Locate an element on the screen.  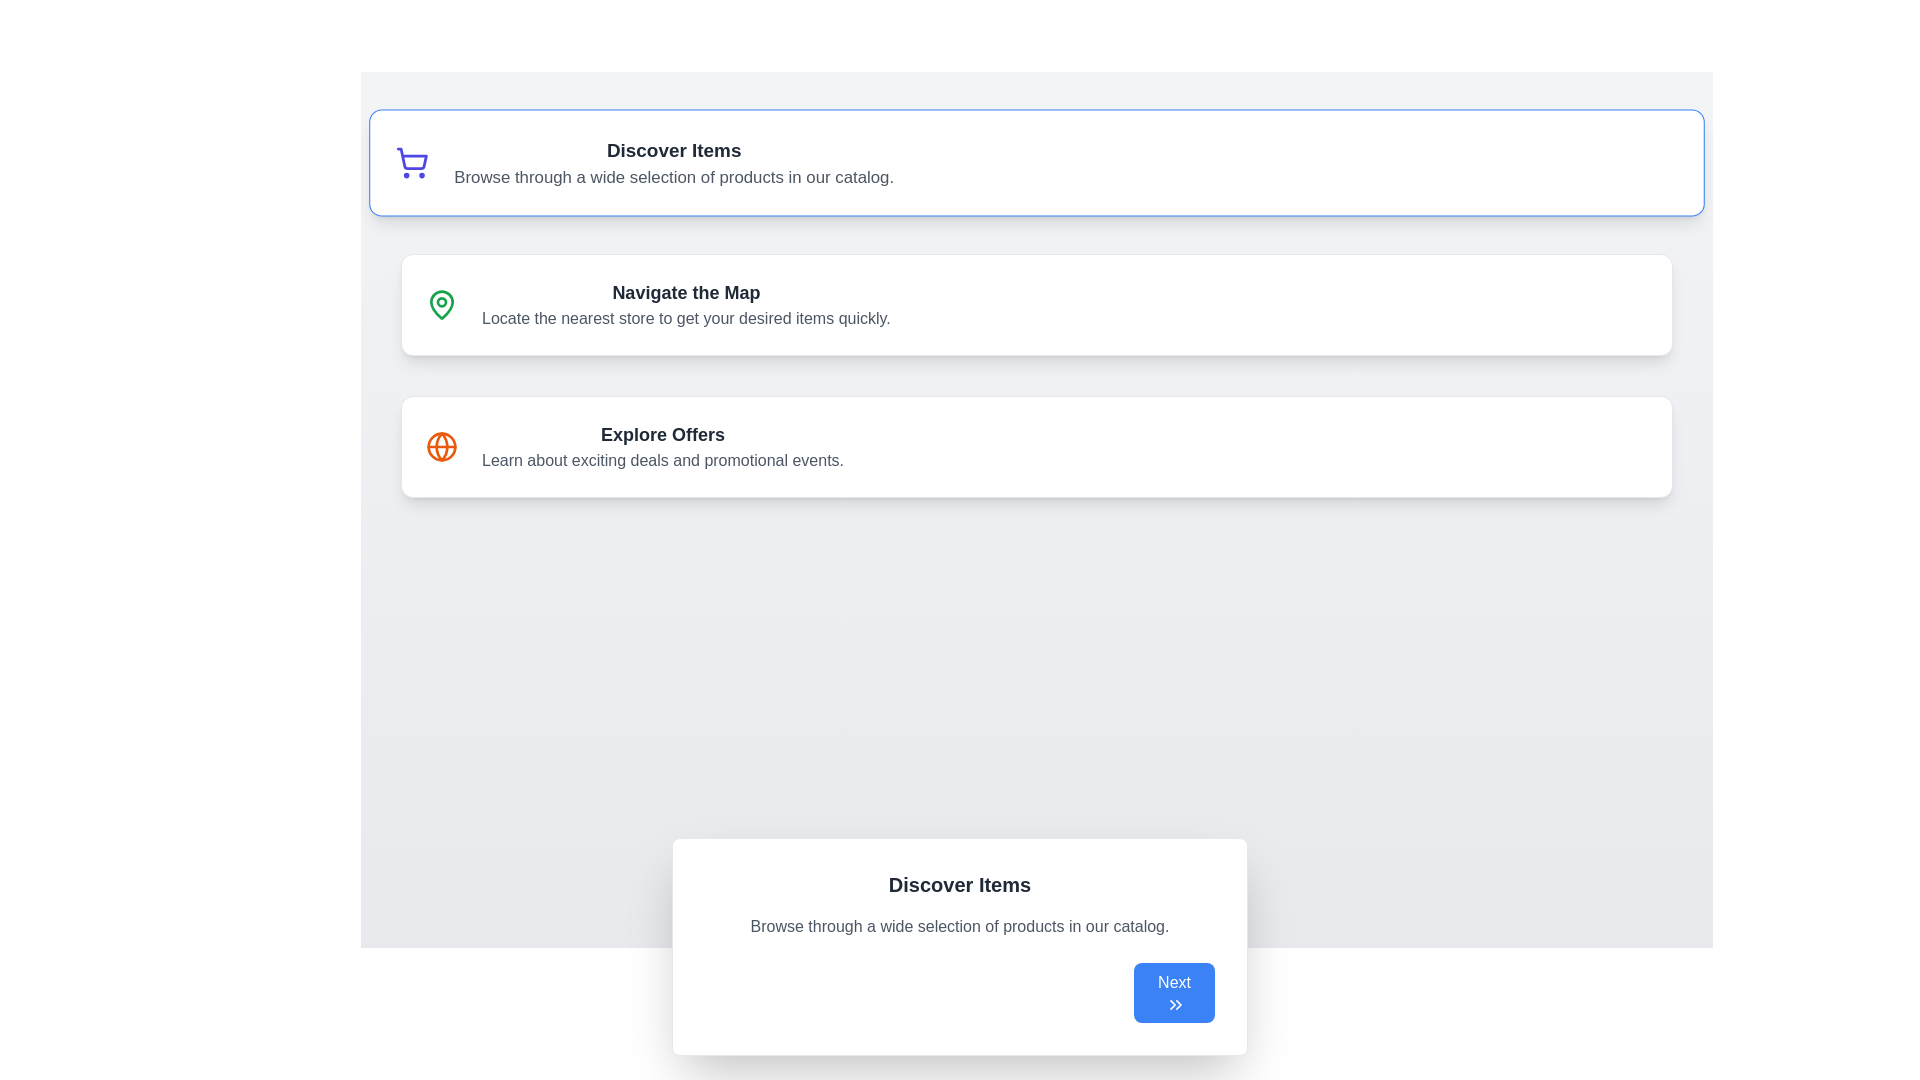
the text that reads 'Locate the nearest store to get your desired items quickly.' positioned under the header 'Navigate the Map.' is located at coordinates (686, 318).